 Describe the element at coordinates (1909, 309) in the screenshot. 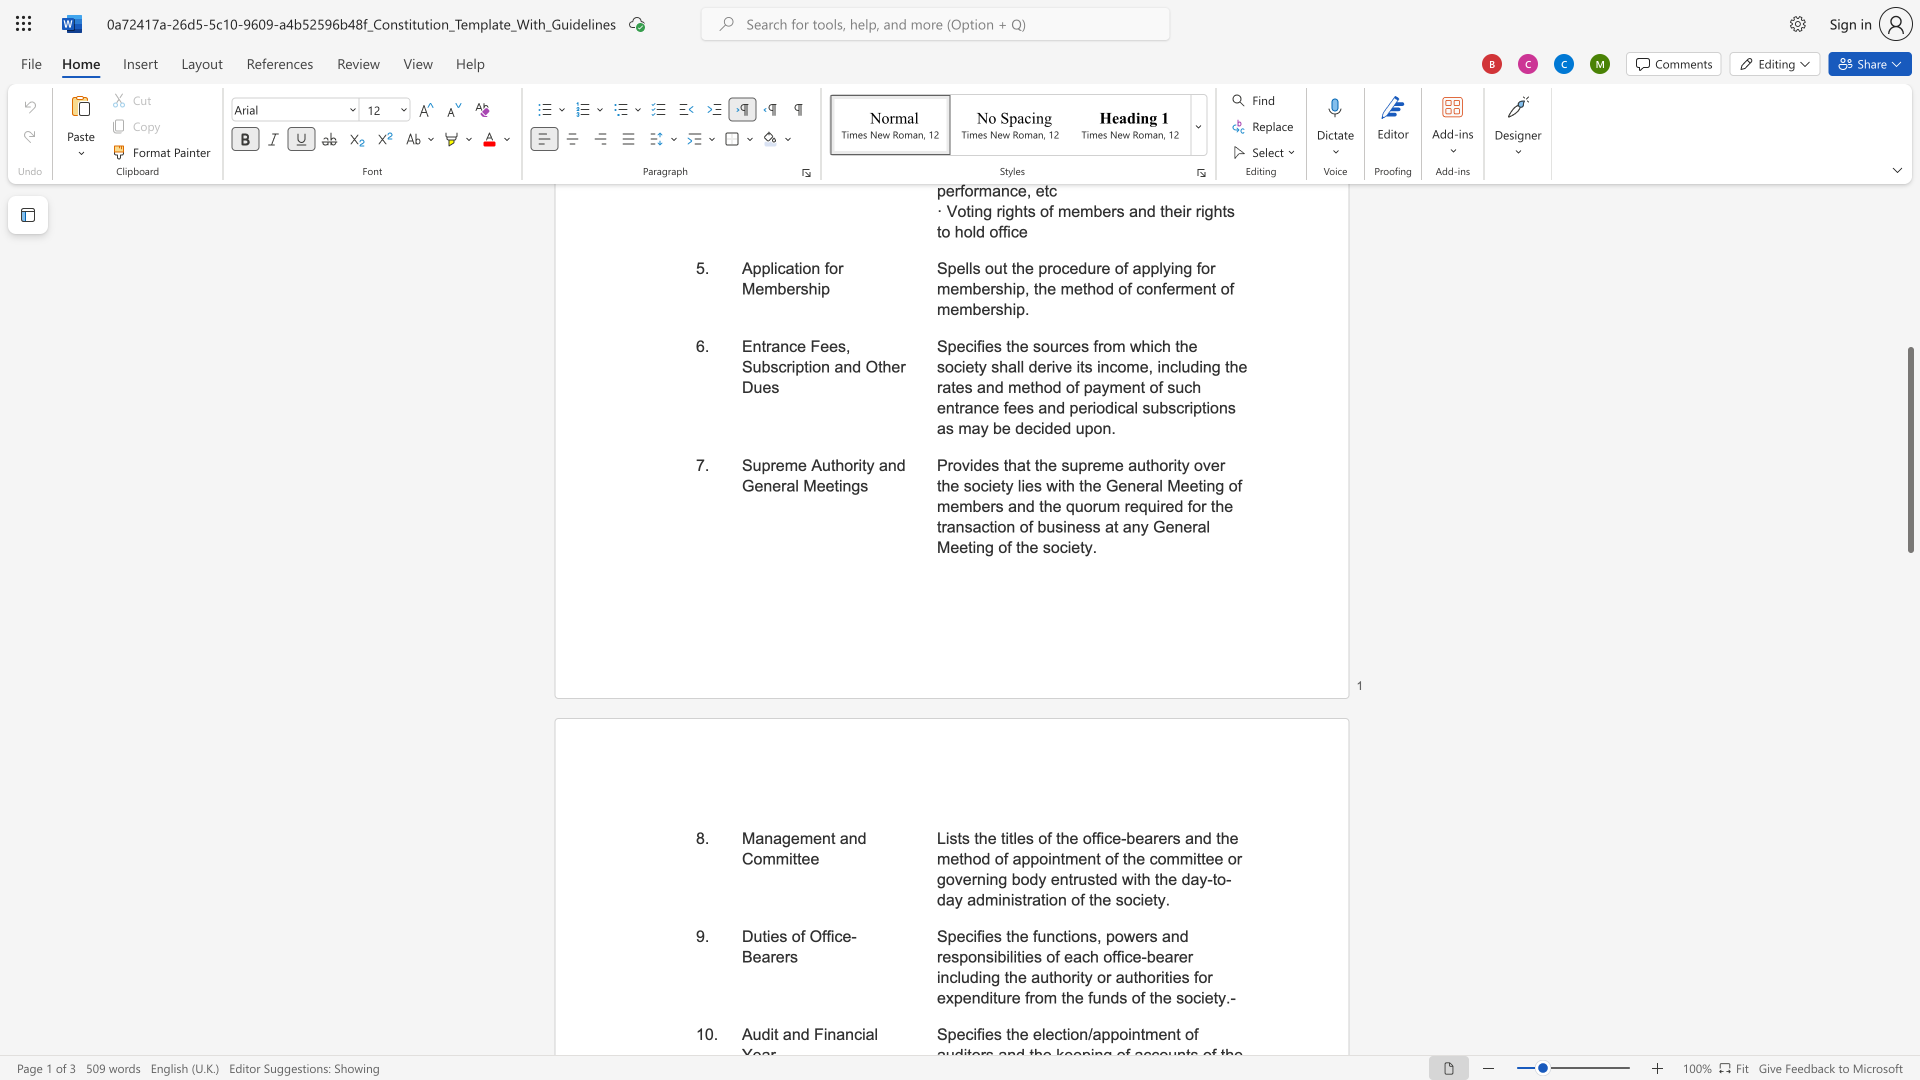

I see `the scrollbar on the right side to scroll the page up` at that location.